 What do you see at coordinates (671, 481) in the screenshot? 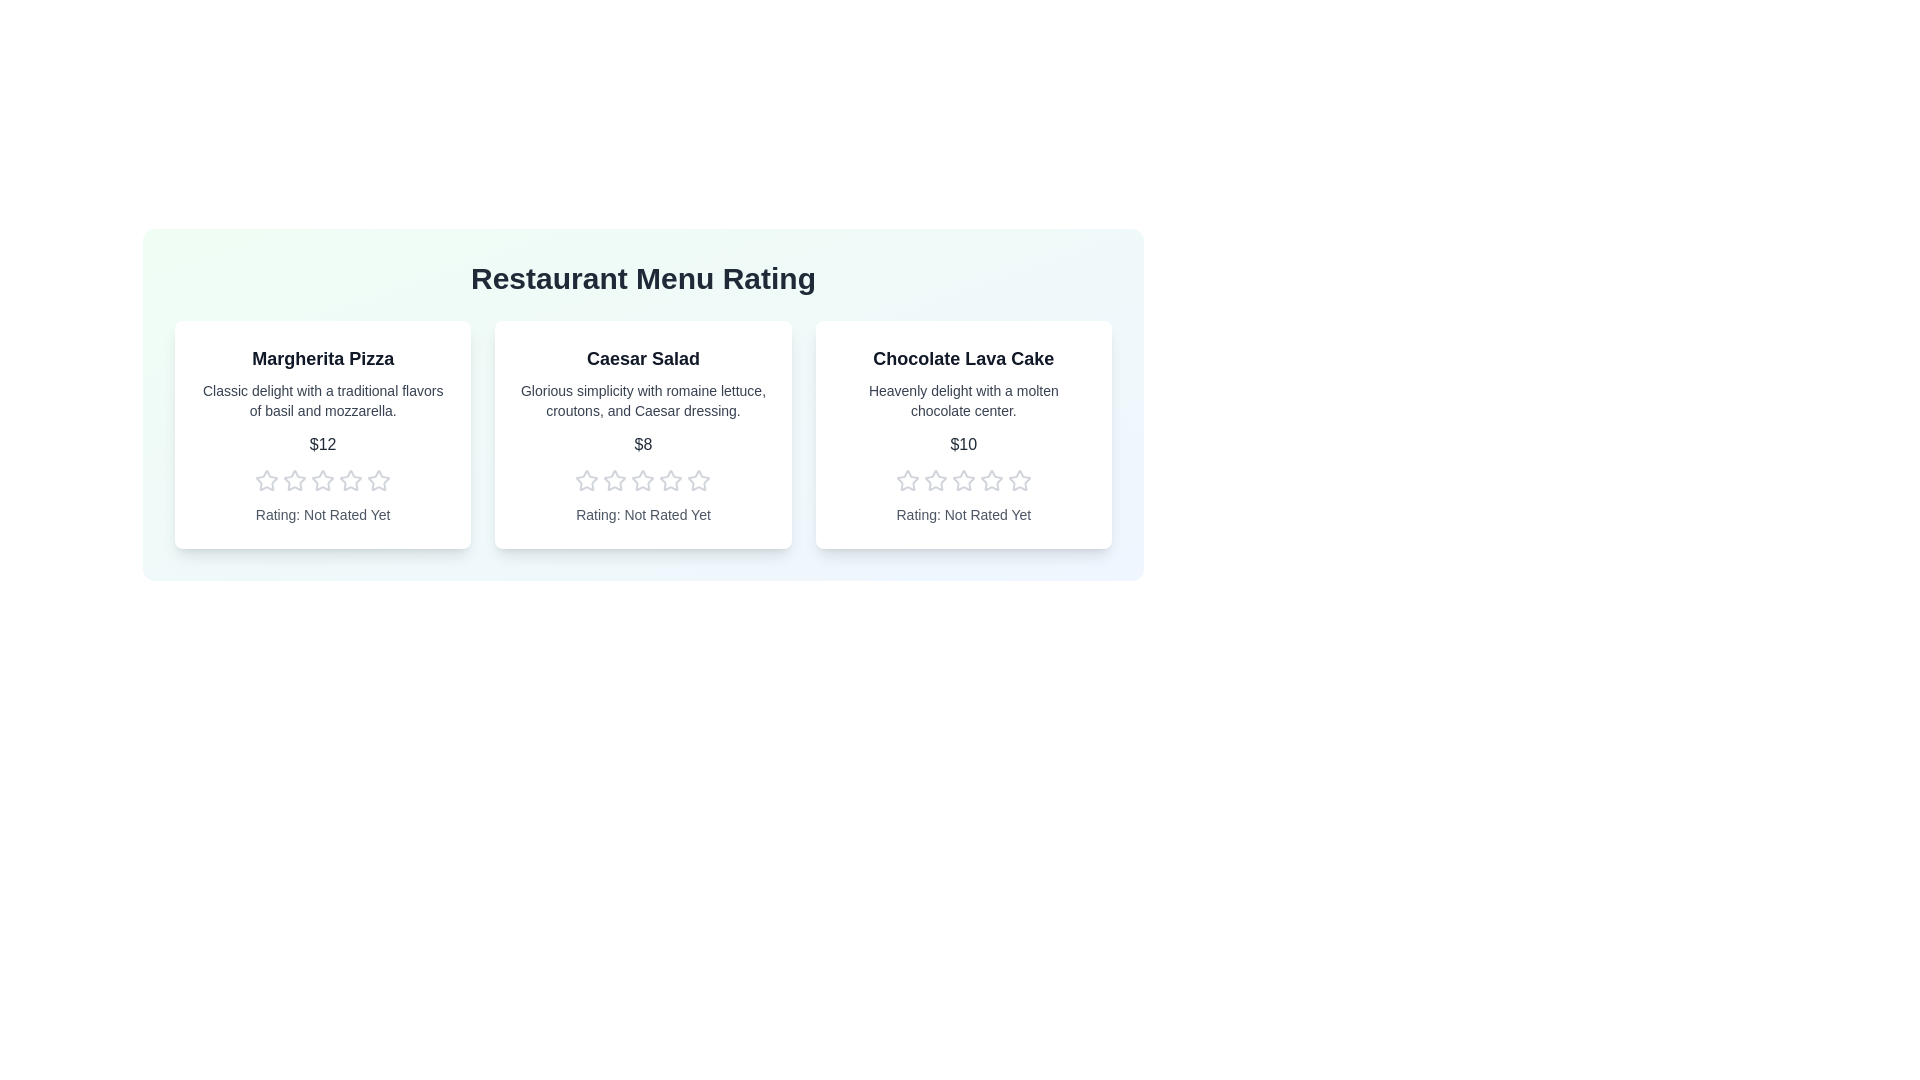
I see `the star corresponding to the desired rating 4 for the menu item Caesar Salad` at bounding box center [671, 481].